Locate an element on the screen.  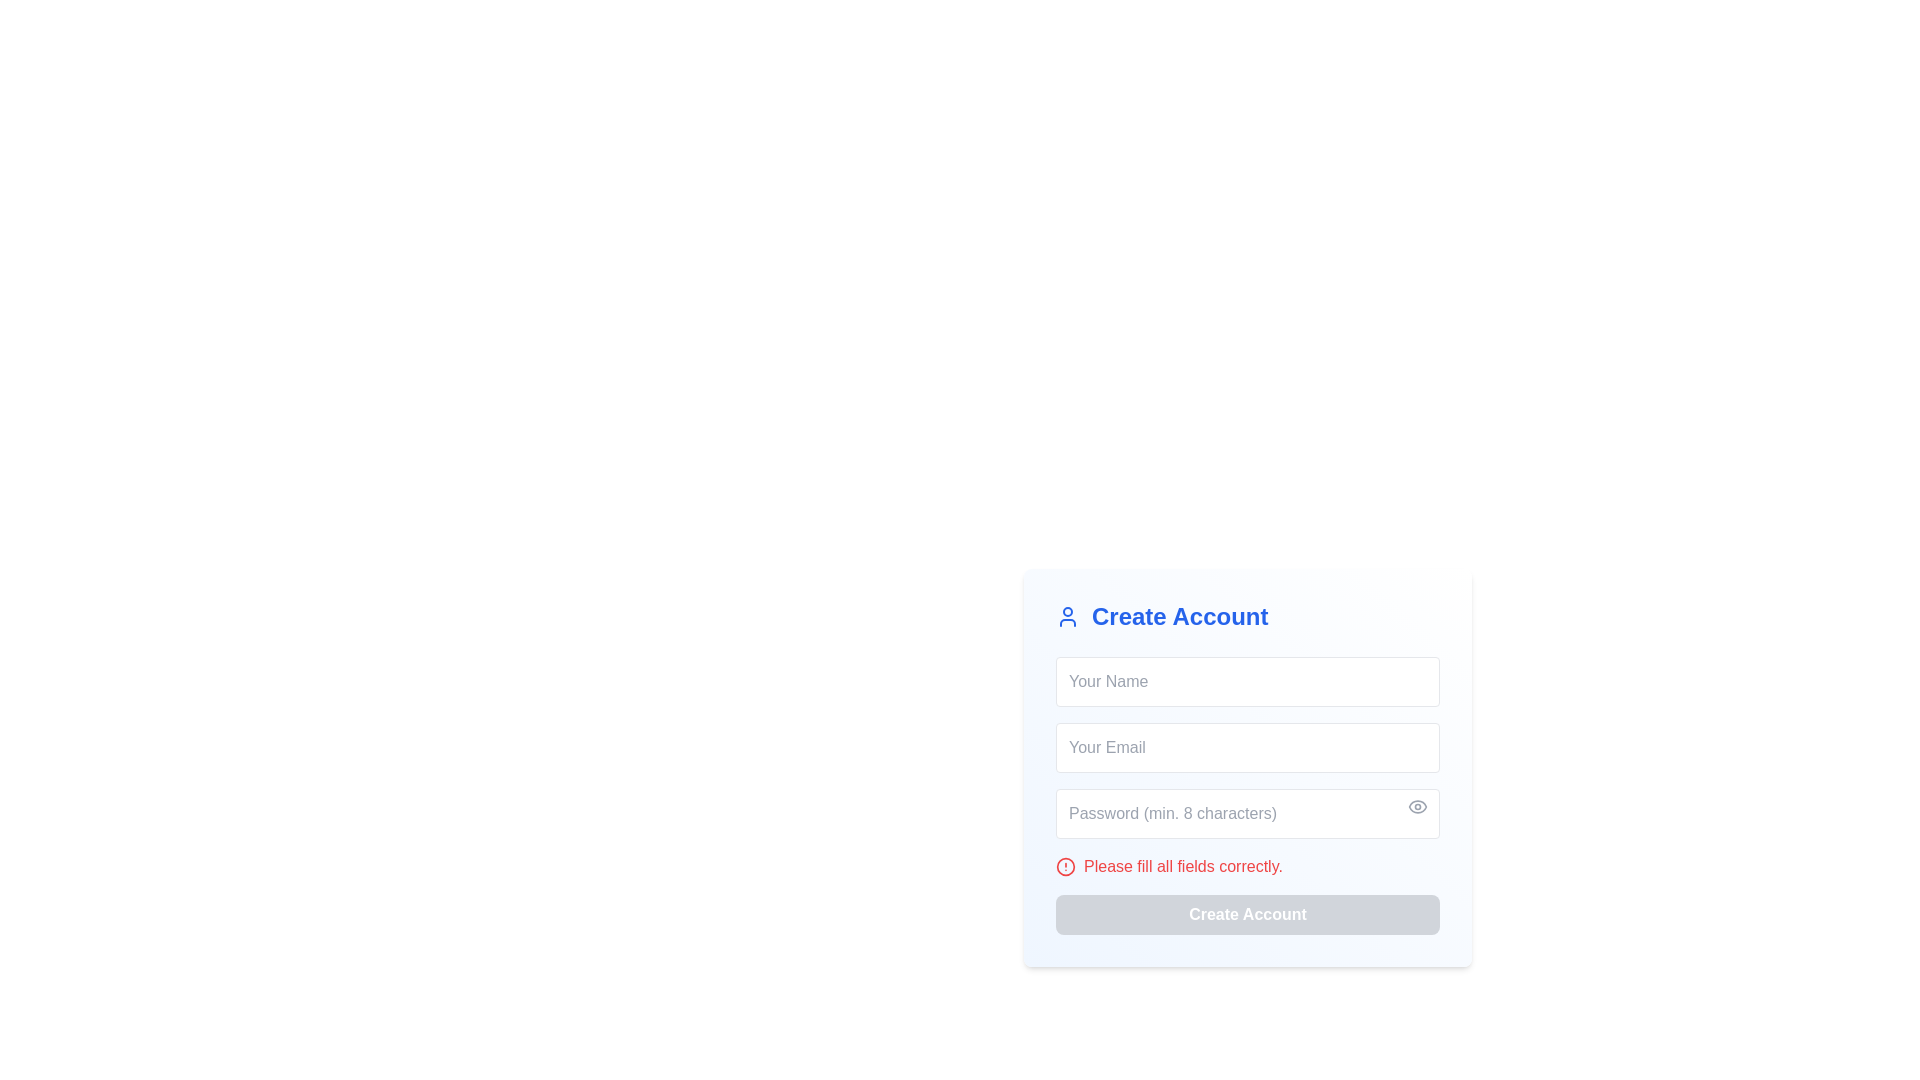
the user profile icon with a blue outline, located to the left of the 'Create Account' text is located at coordinates (1067, 616).